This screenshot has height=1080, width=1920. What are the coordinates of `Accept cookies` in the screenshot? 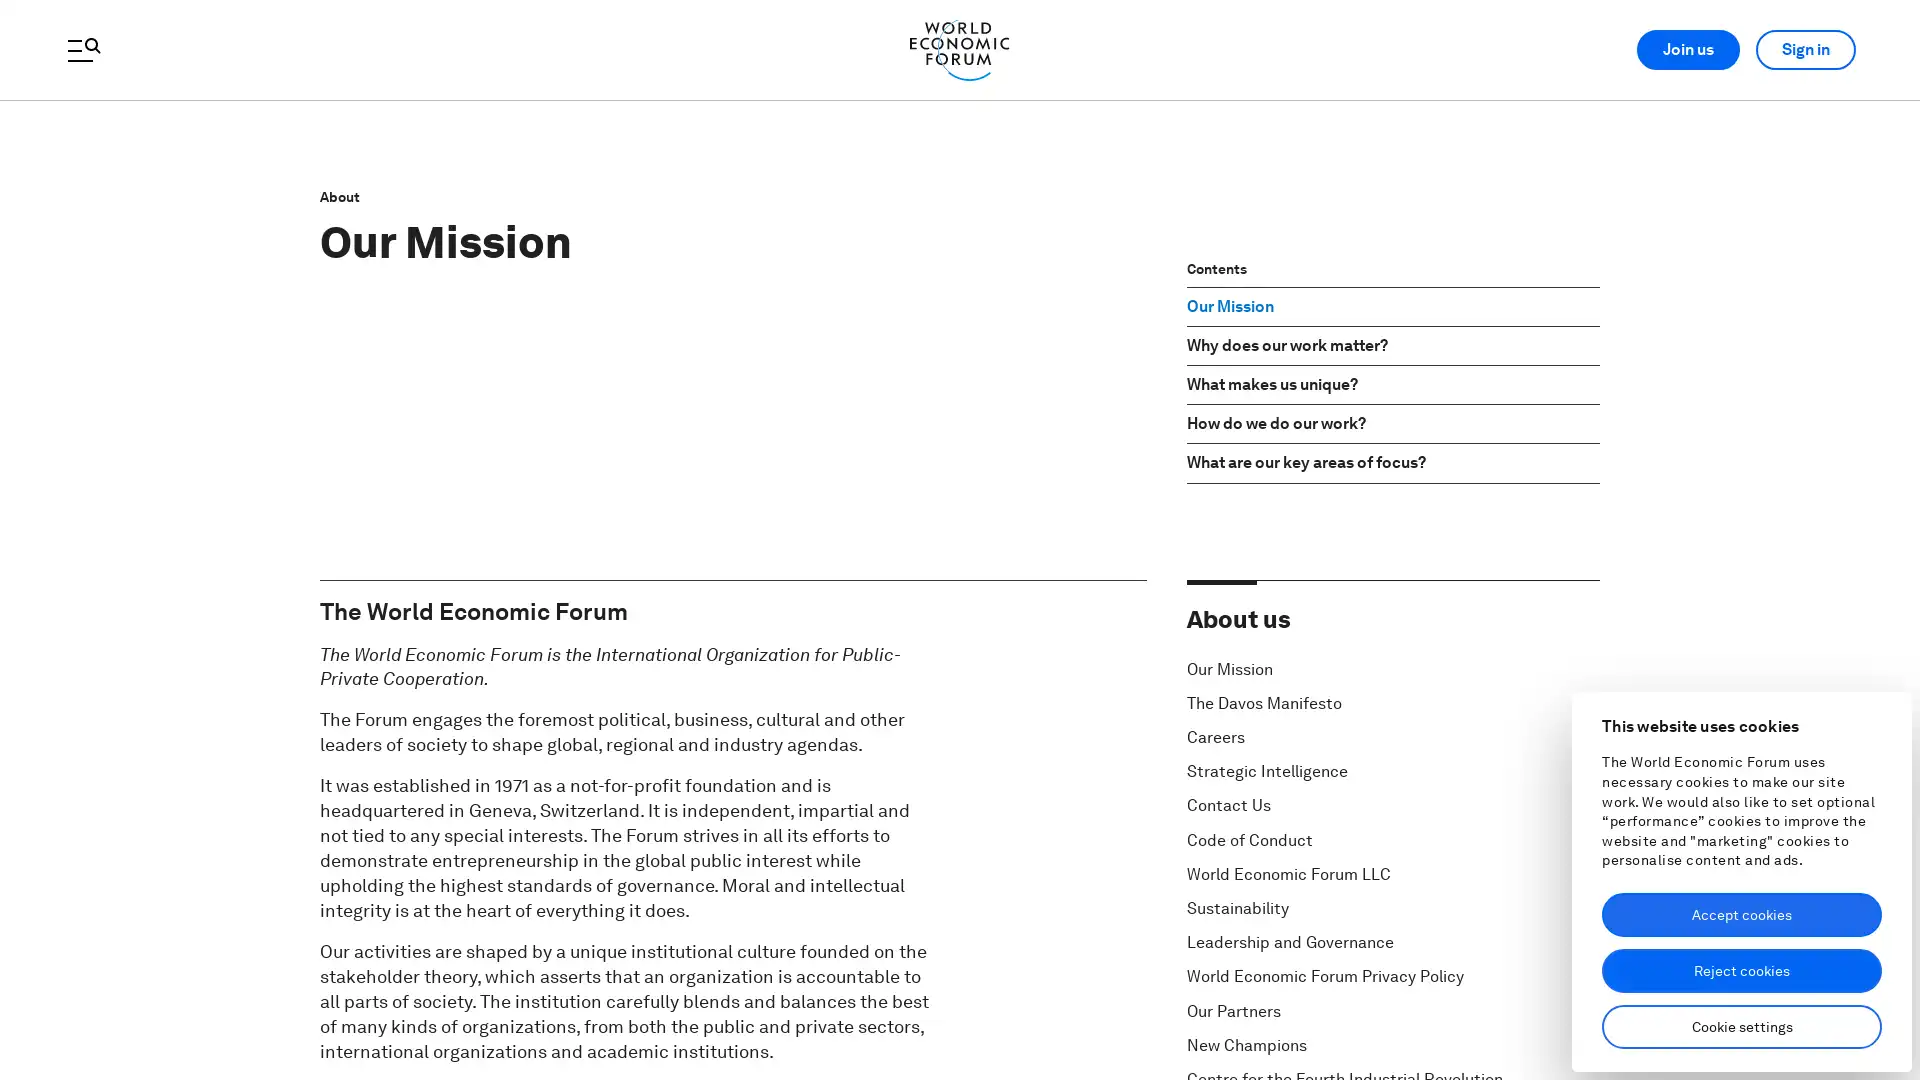 It's located at (1741, 914).